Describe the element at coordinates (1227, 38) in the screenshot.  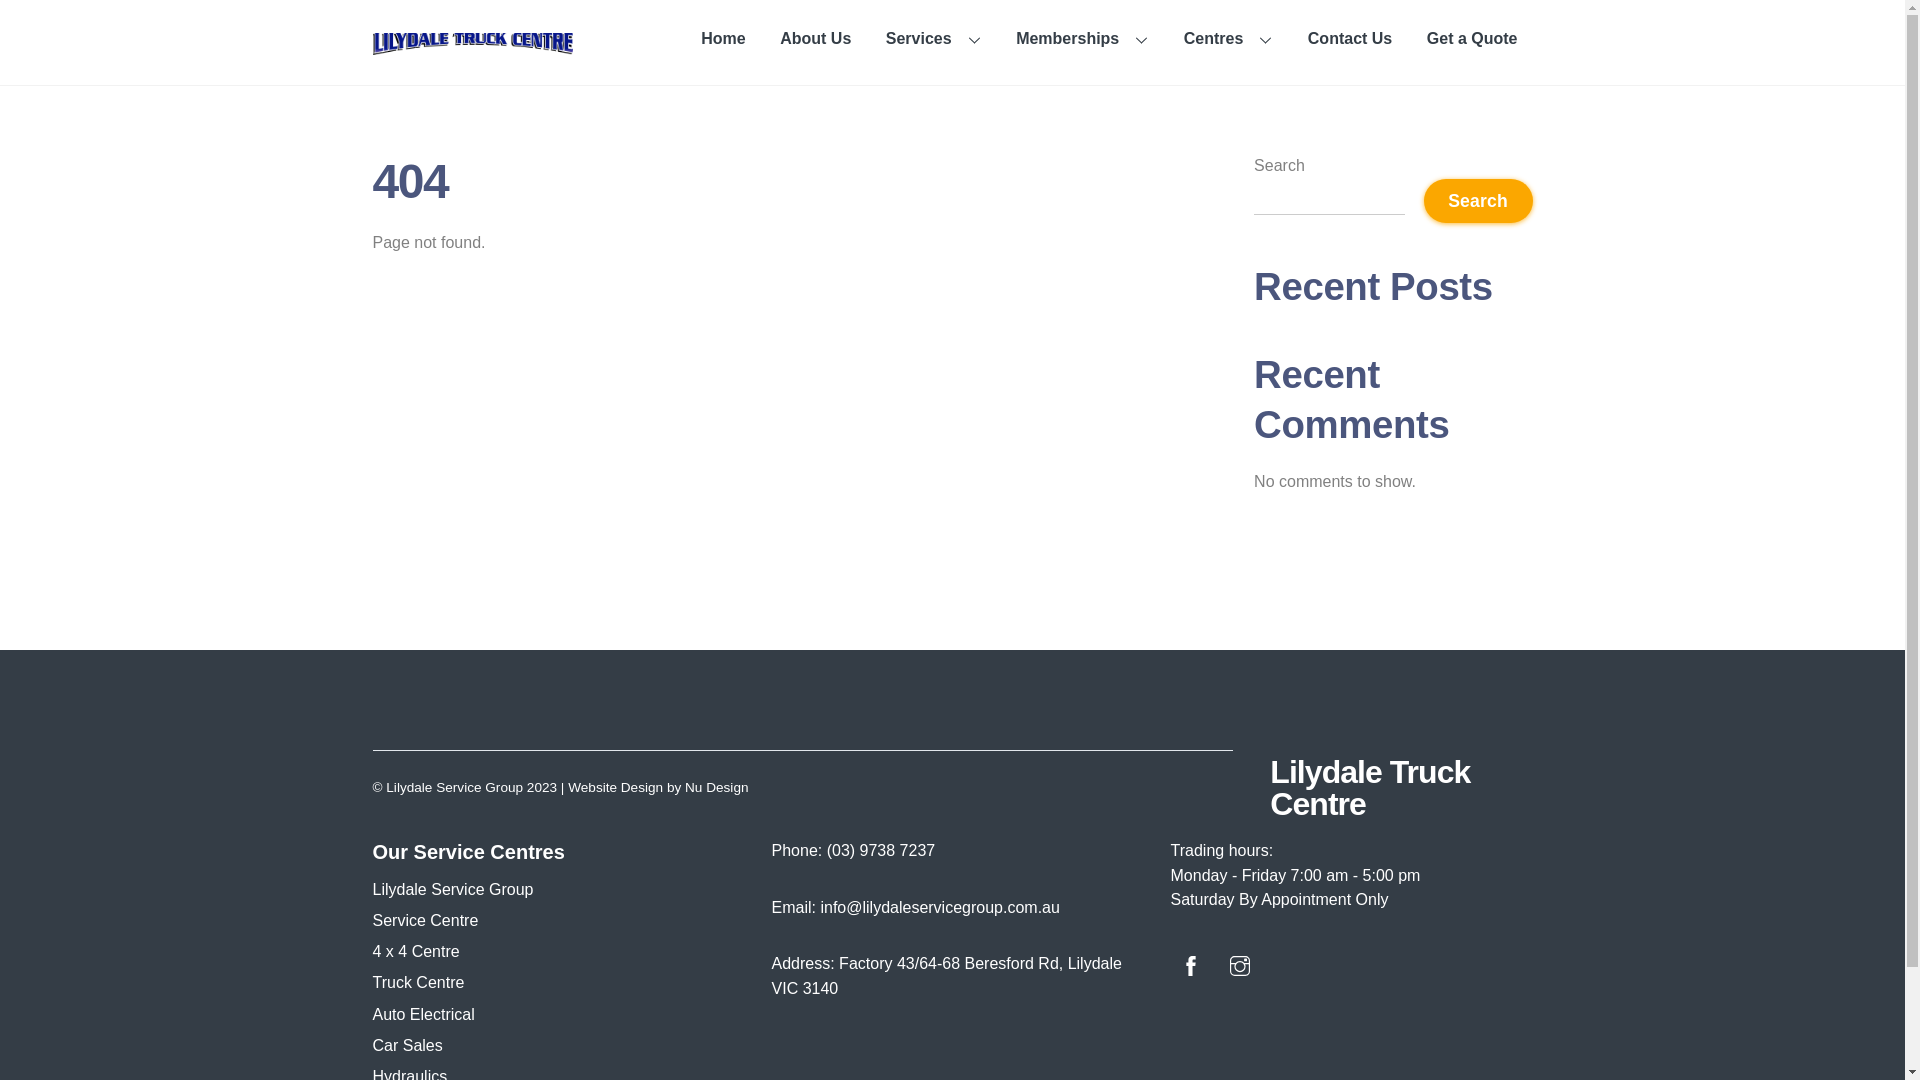
I see `'Centres'` at that location.